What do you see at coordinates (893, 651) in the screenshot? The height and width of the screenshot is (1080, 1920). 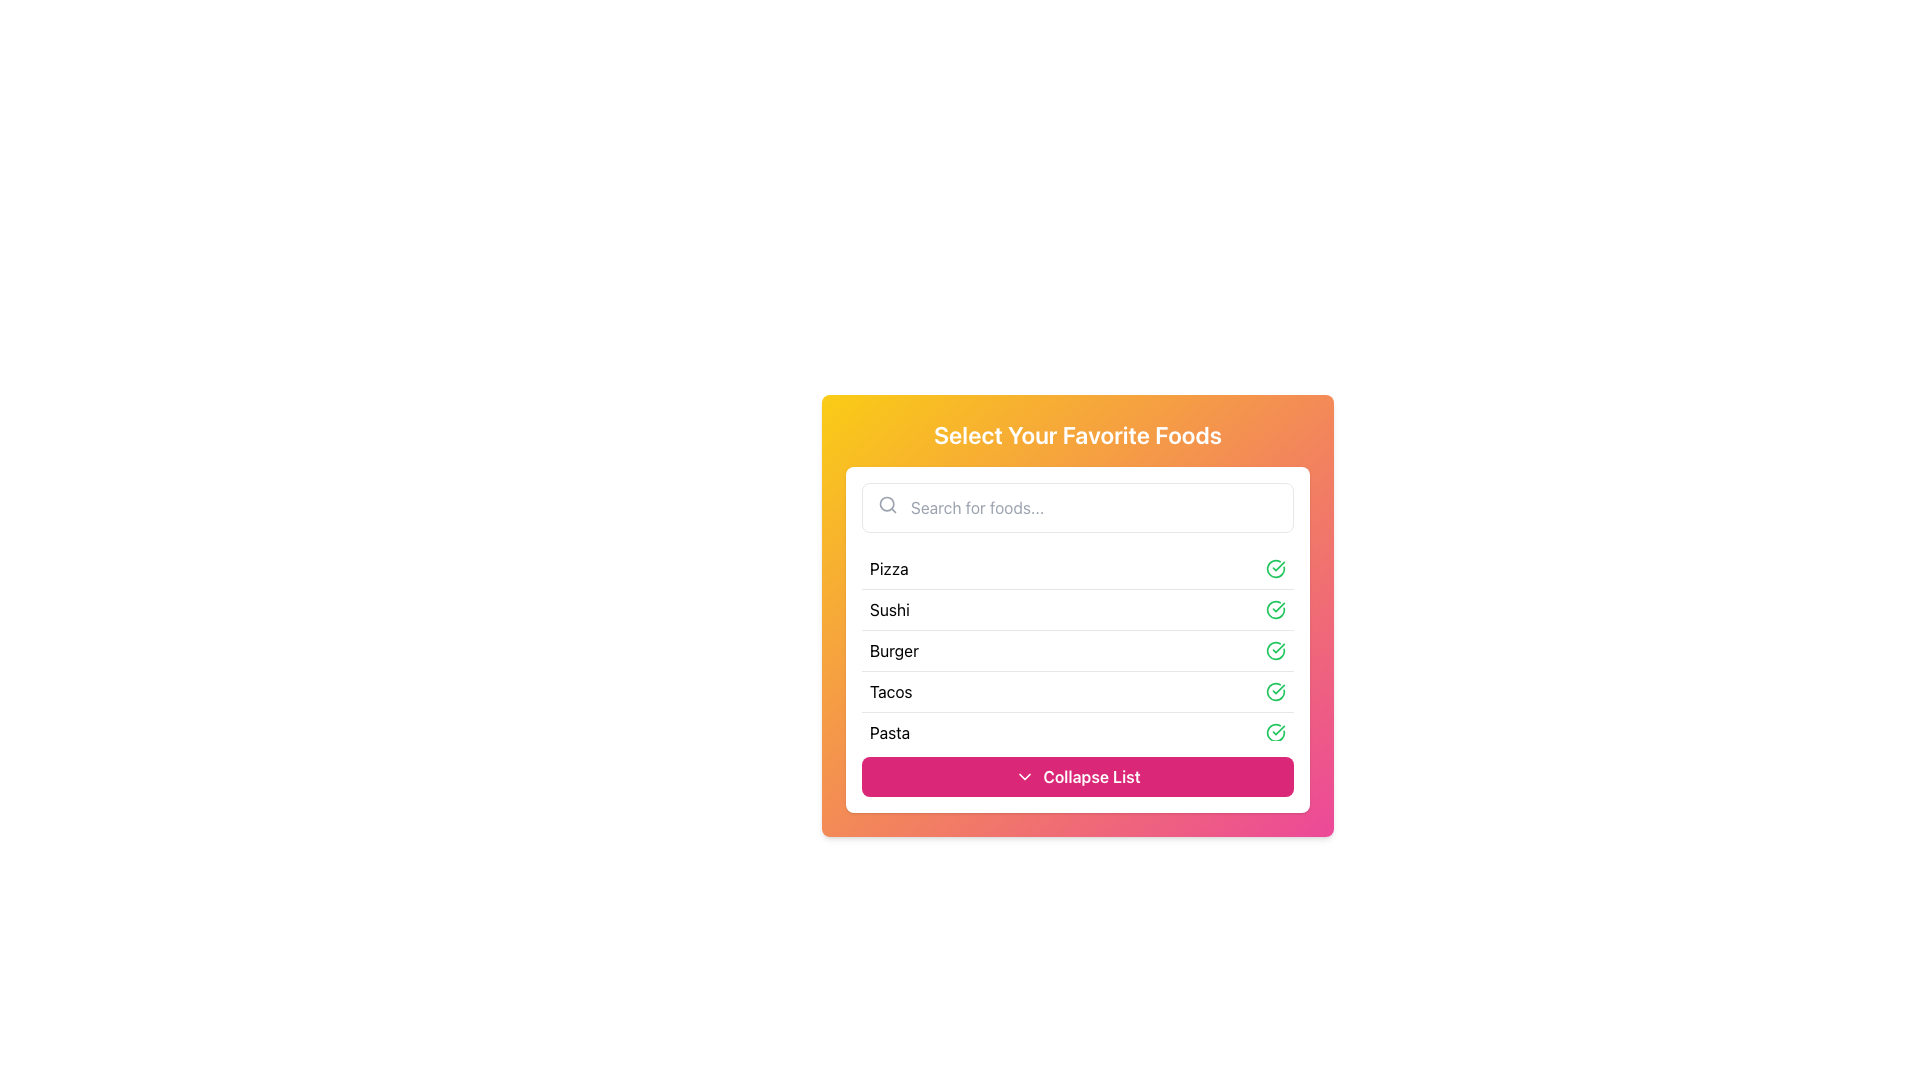 I see `text label displaying the word 'Burger', which is the third item in a vertical list of food names within the modal dialog titled 'Select Your Favorite Foods'` at bounding box center [893, 651].